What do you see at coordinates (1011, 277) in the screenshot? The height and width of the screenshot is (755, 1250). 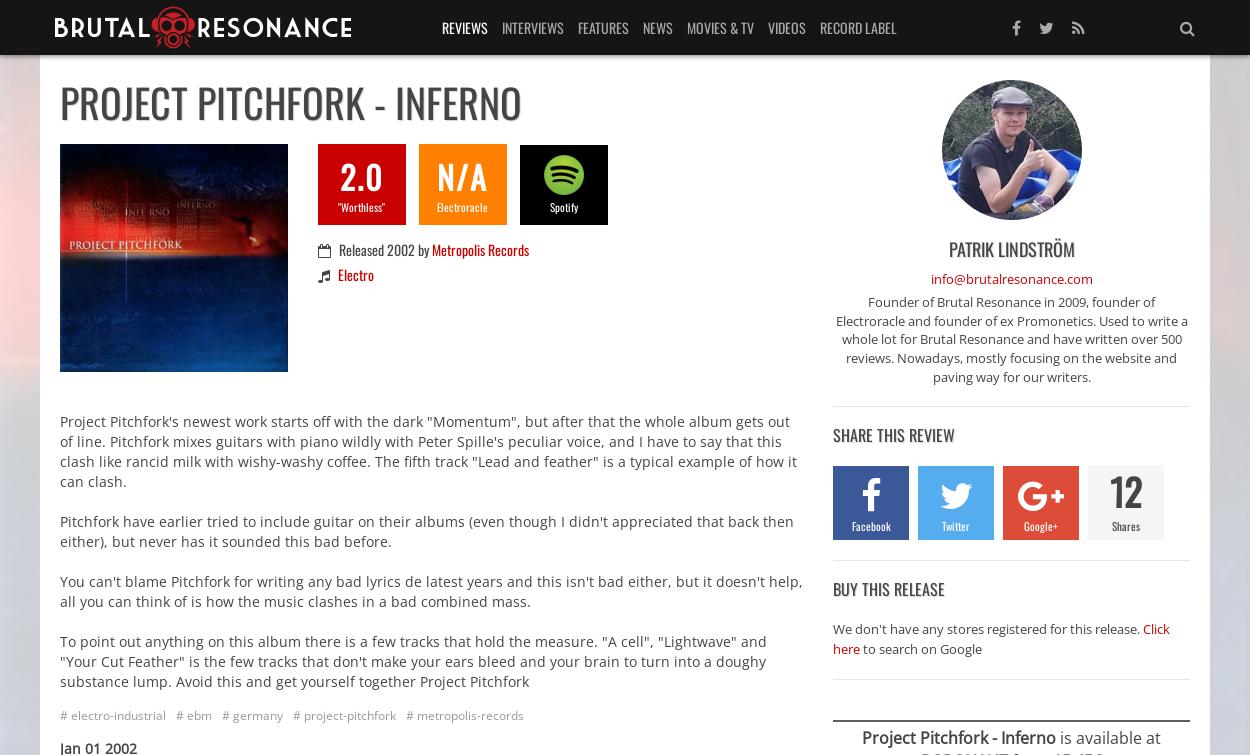 I see `'info@brutalresonance.com'` at bounding box center [1011, 277].